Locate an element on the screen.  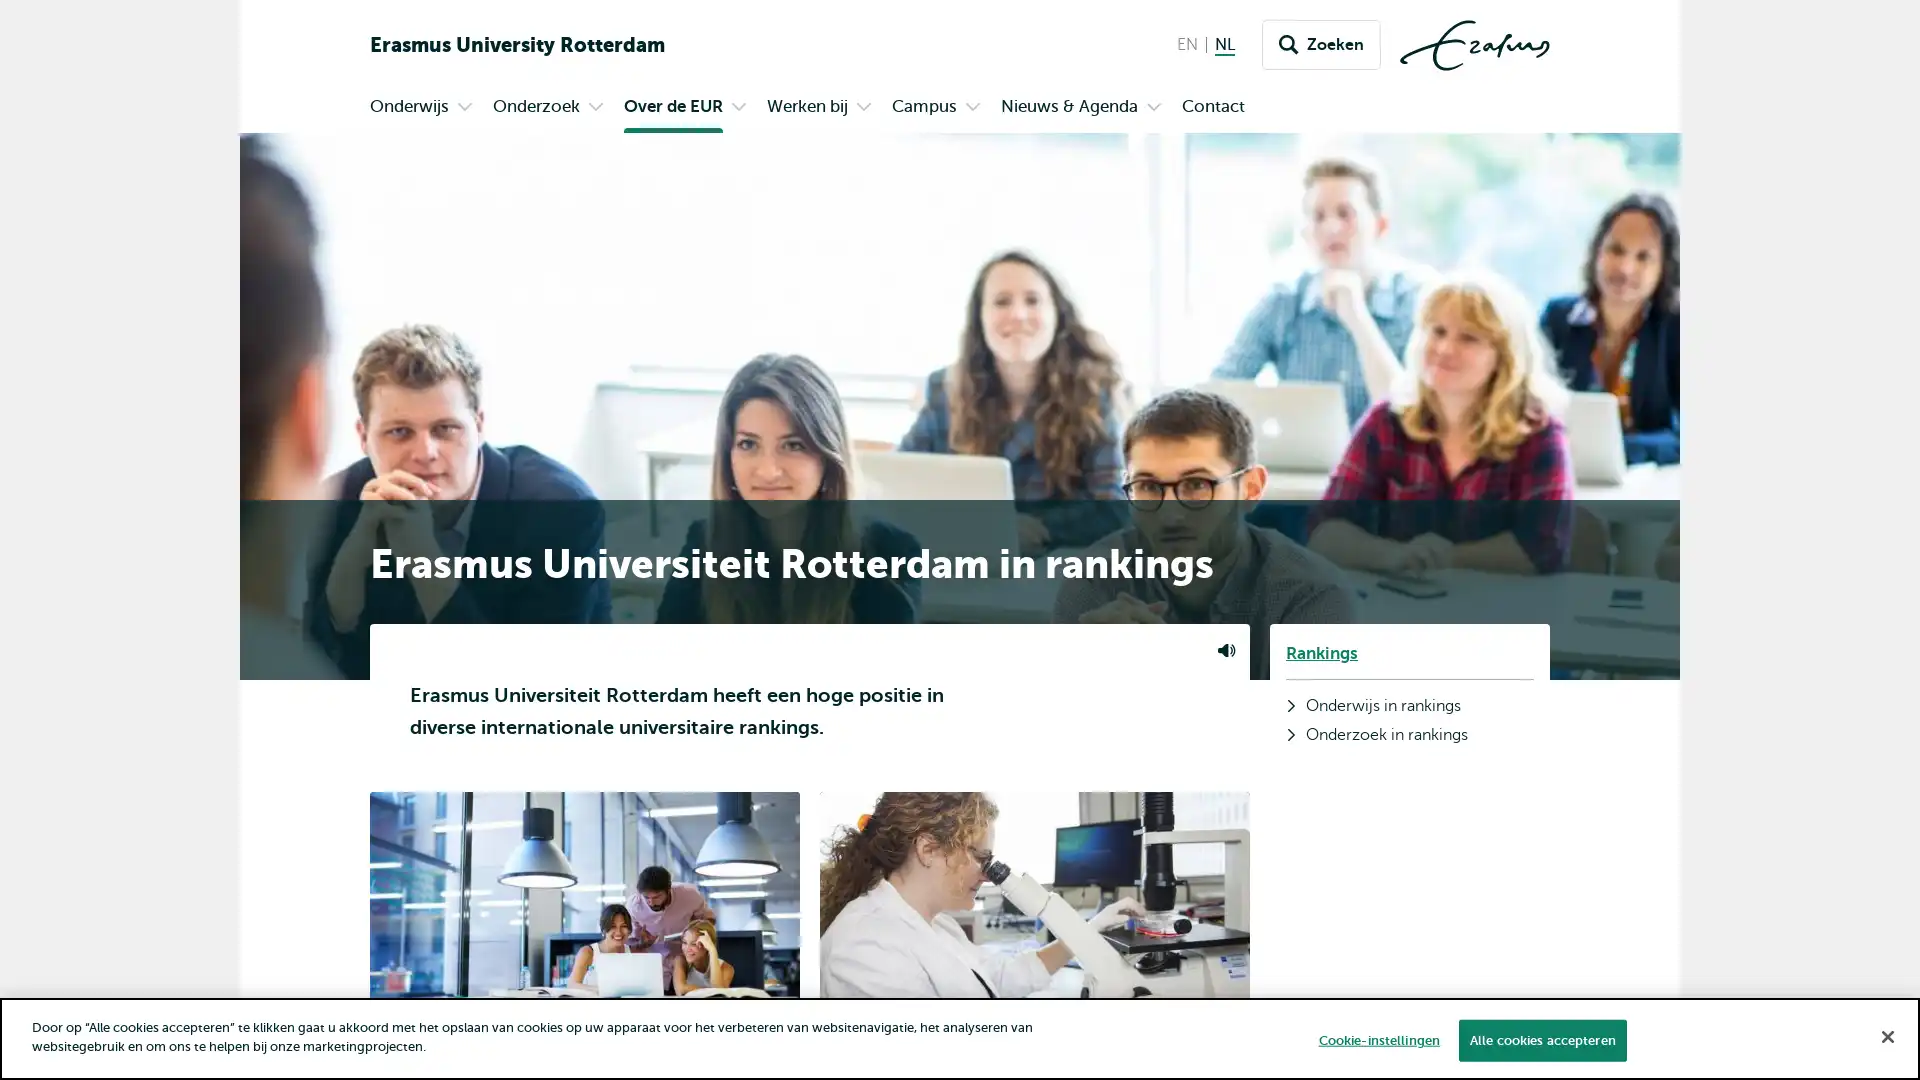
Open submenu is located at coordinates (864, 108).